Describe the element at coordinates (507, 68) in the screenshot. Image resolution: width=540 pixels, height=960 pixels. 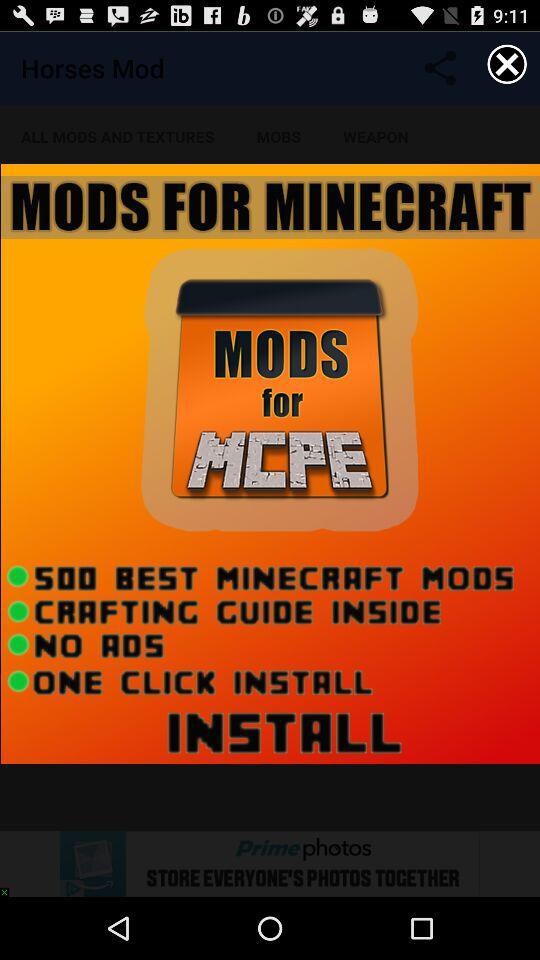
I see `the close icon` at that location.